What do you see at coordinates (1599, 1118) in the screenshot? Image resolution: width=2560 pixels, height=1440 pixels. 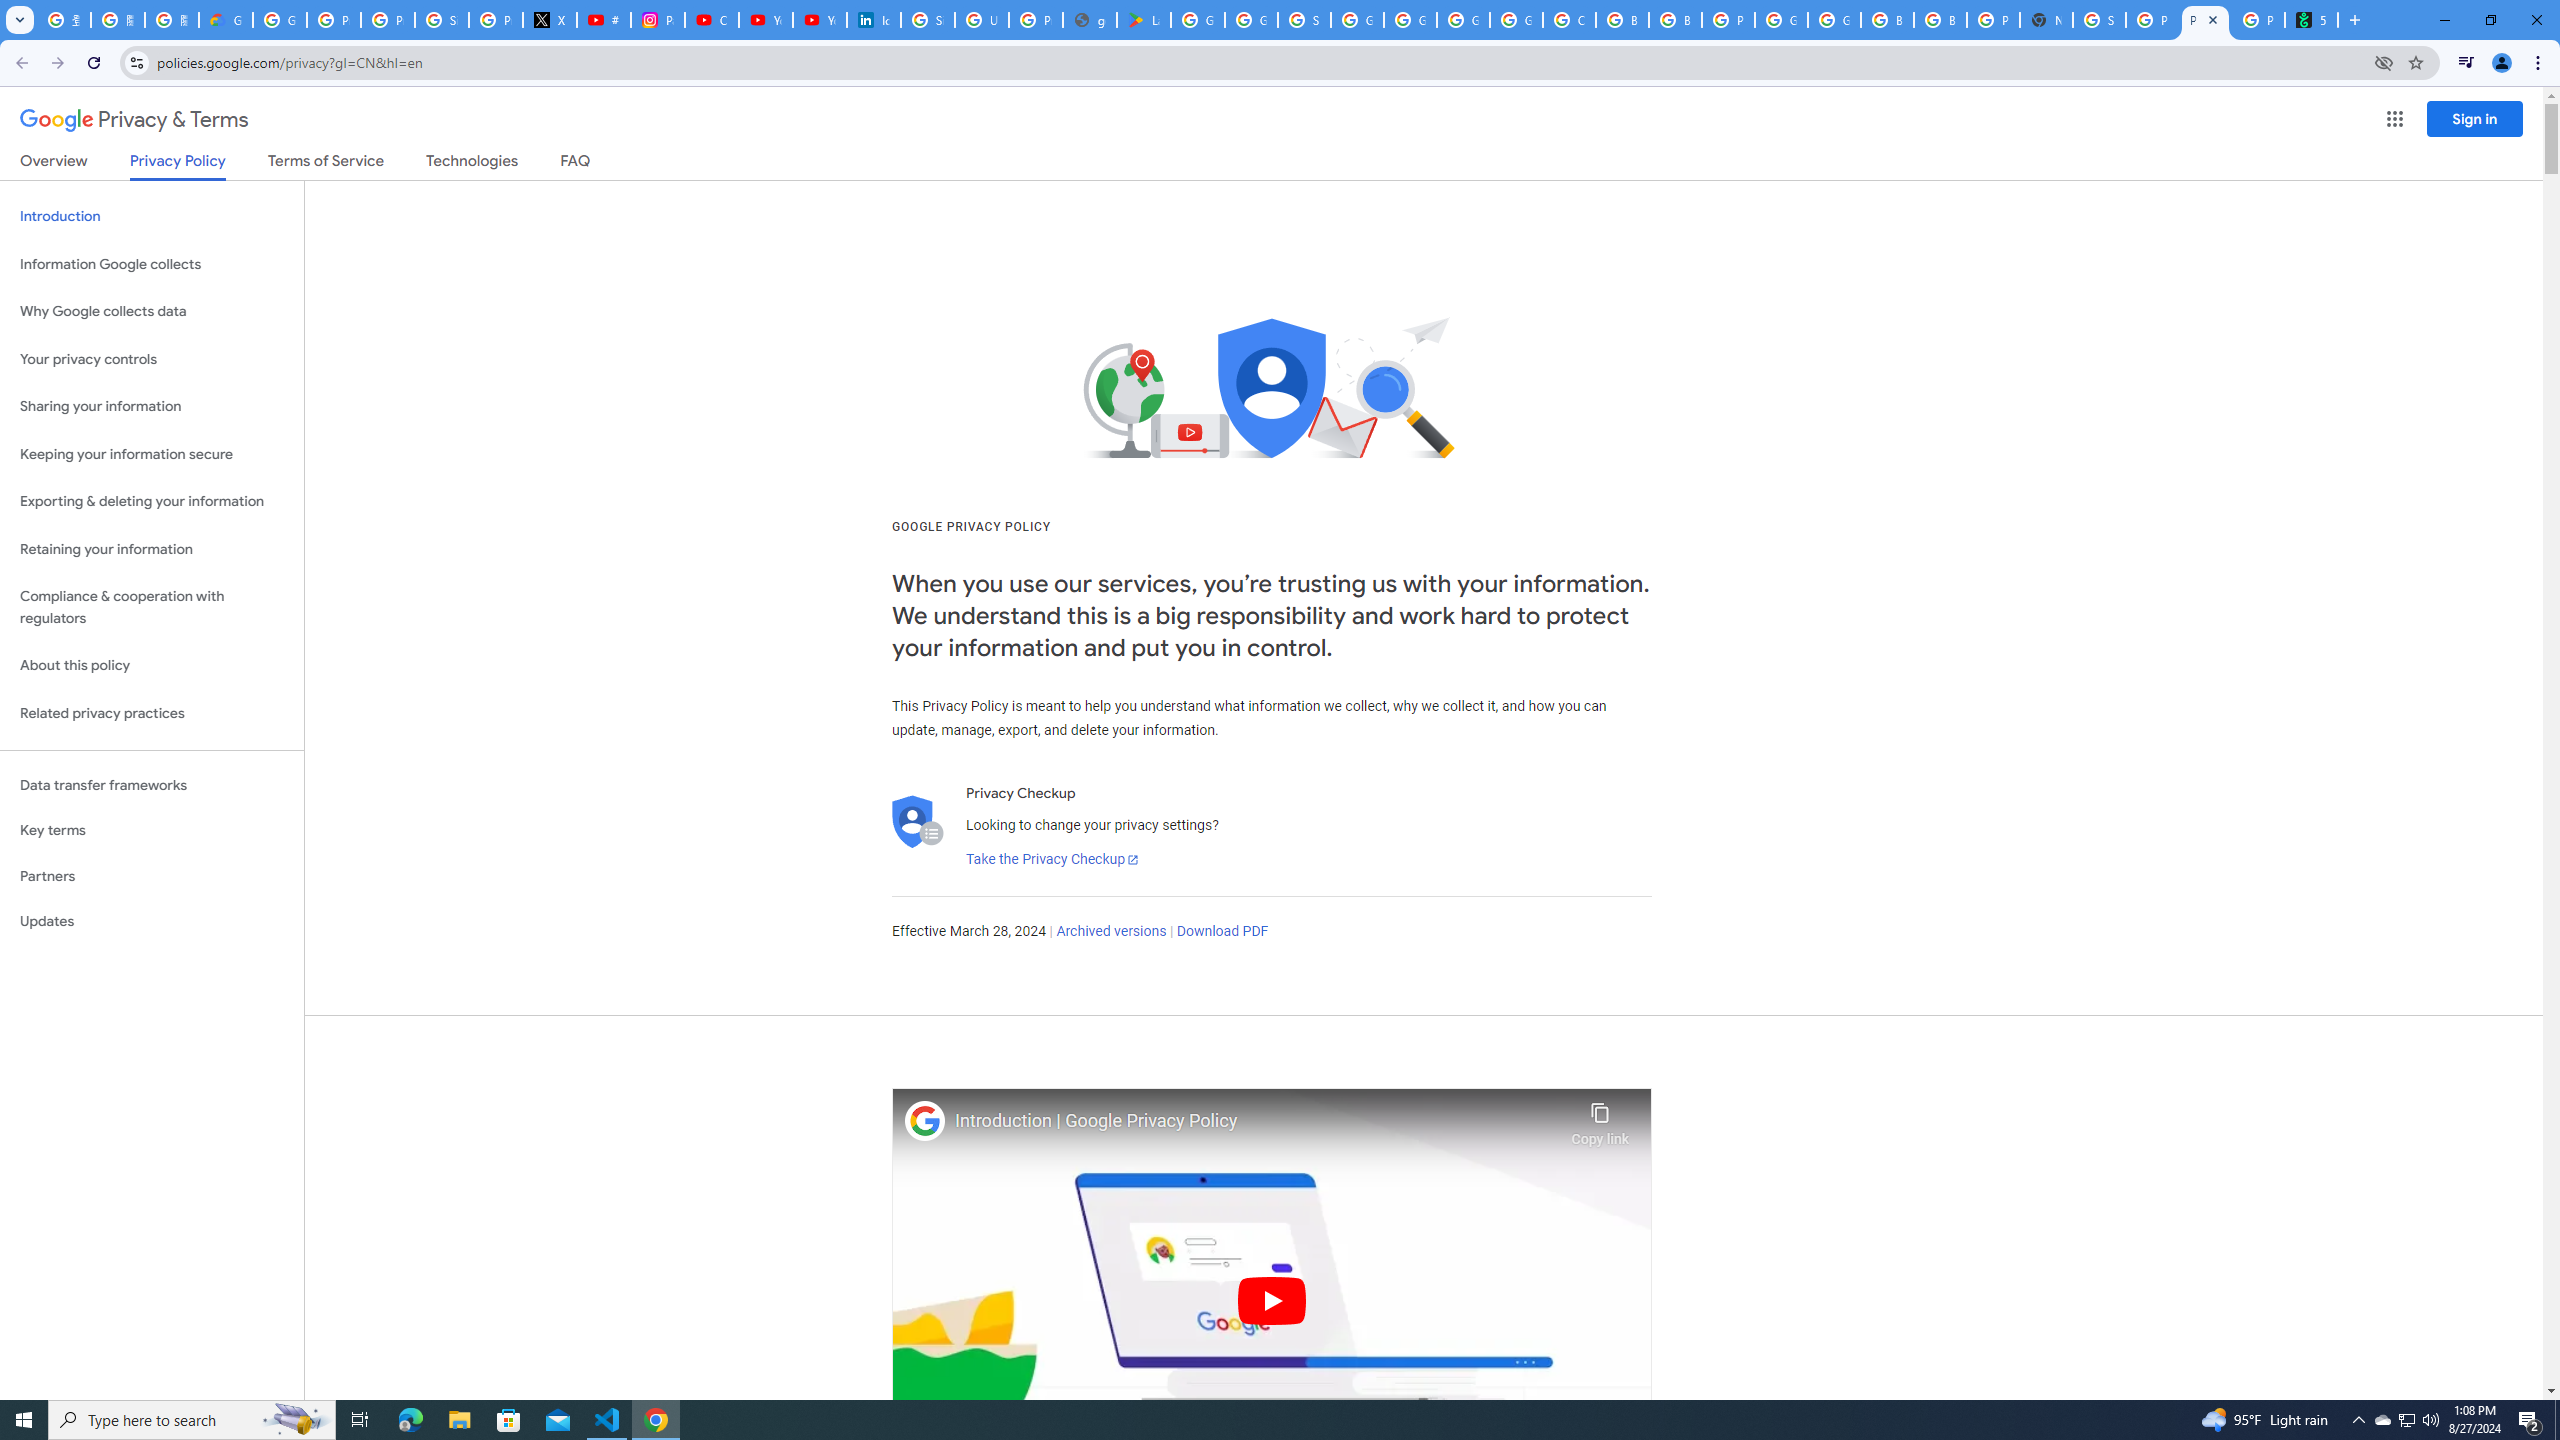 I see `'Copy link'` at bounding box center [1599, 1118].